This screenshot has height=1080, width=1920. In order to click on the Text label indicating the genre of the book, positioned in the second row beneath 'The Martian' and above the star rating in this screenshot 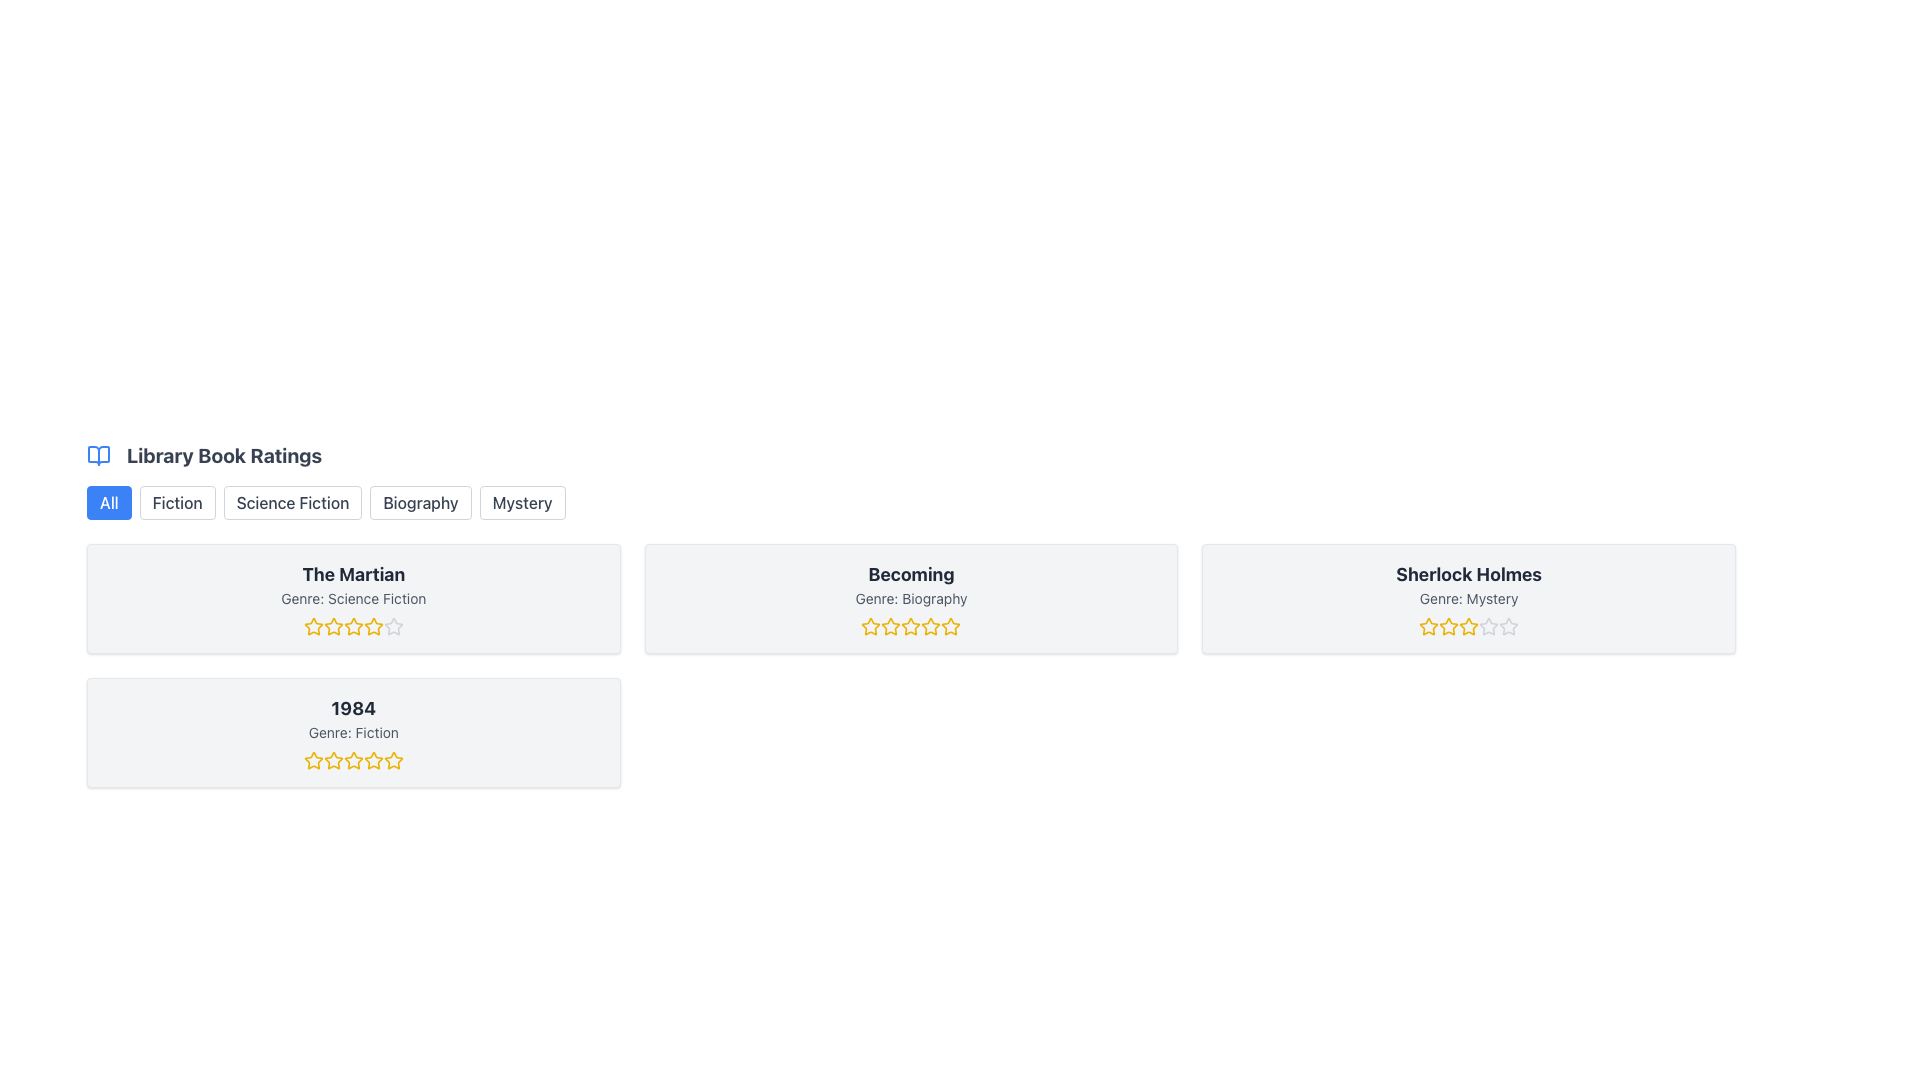, I will do `click(353, 597)`.